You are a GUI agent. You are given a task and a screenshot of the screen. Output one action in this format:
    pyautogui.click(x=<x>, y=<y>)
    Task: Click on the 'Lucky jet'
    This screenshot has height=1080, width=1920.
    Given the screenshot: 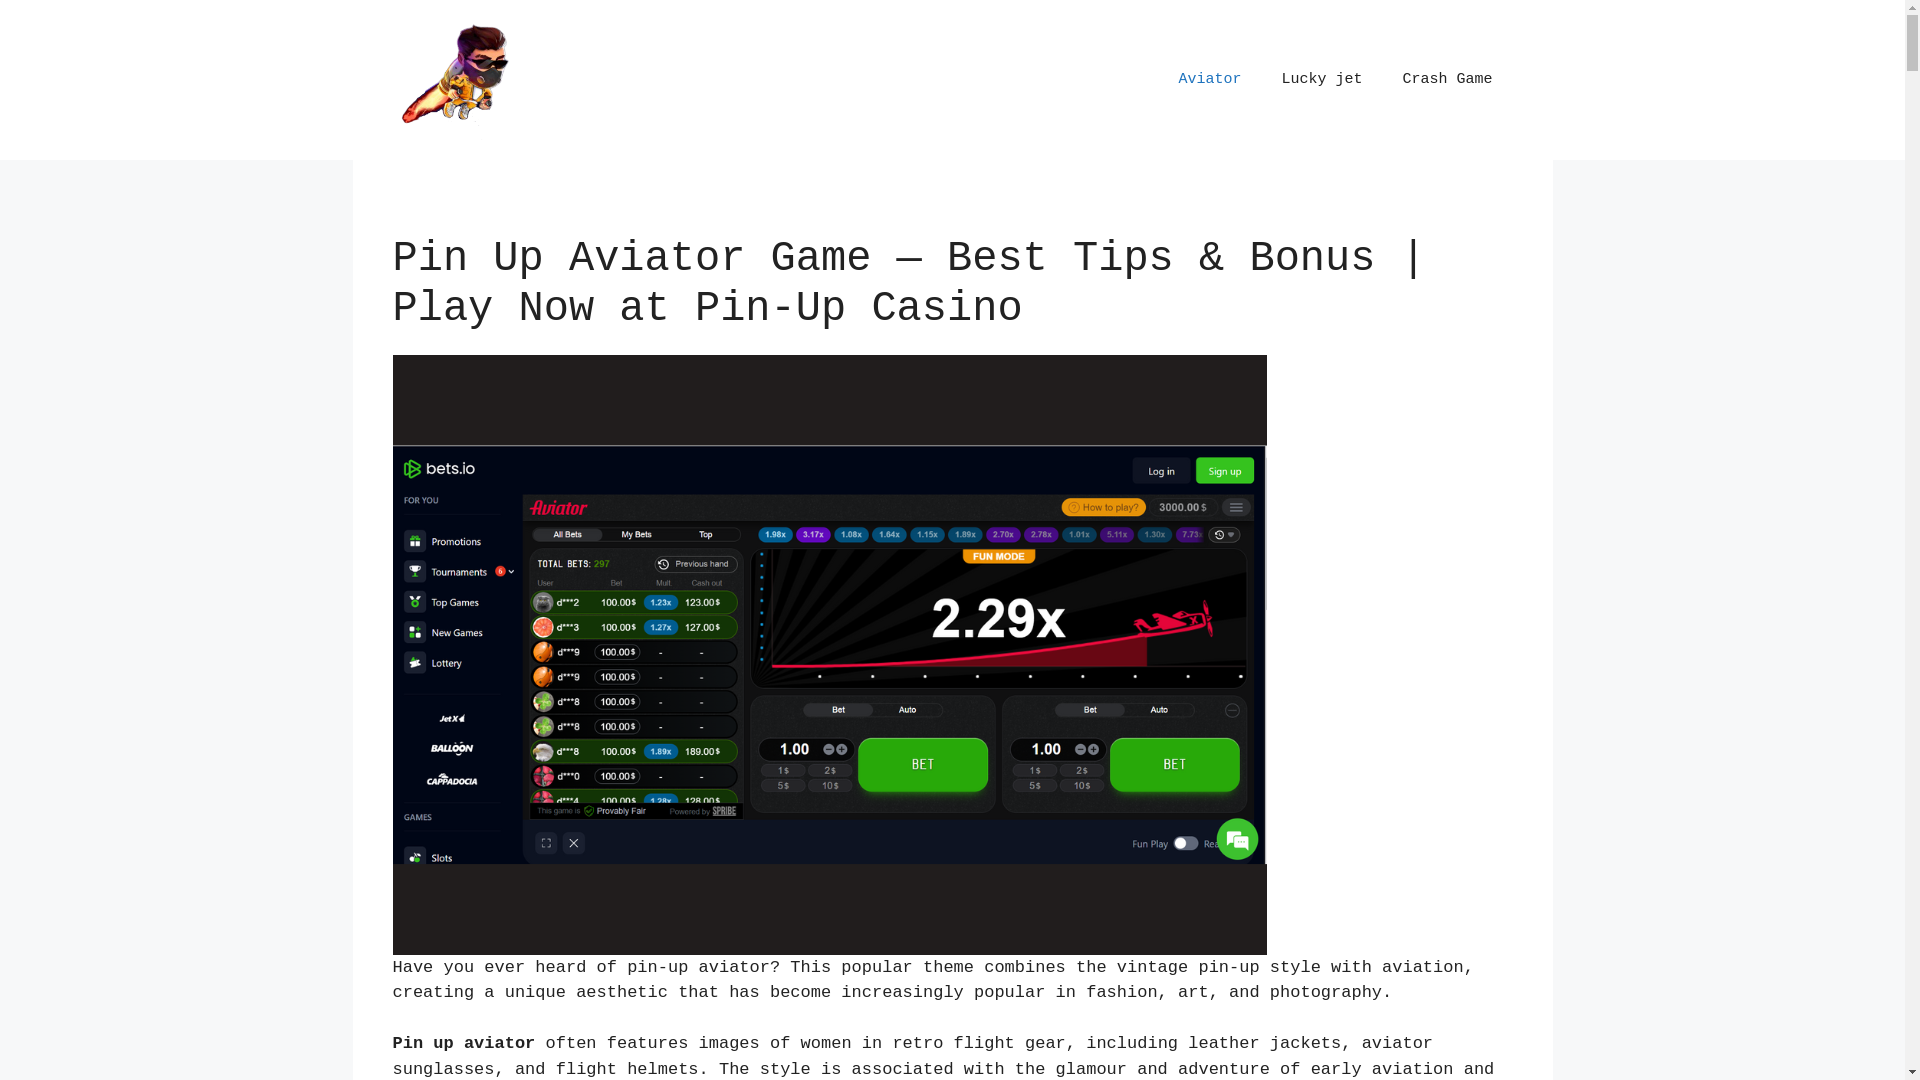 What is the action you would take?
    pyautogui.click(x=1321, y=79)
    